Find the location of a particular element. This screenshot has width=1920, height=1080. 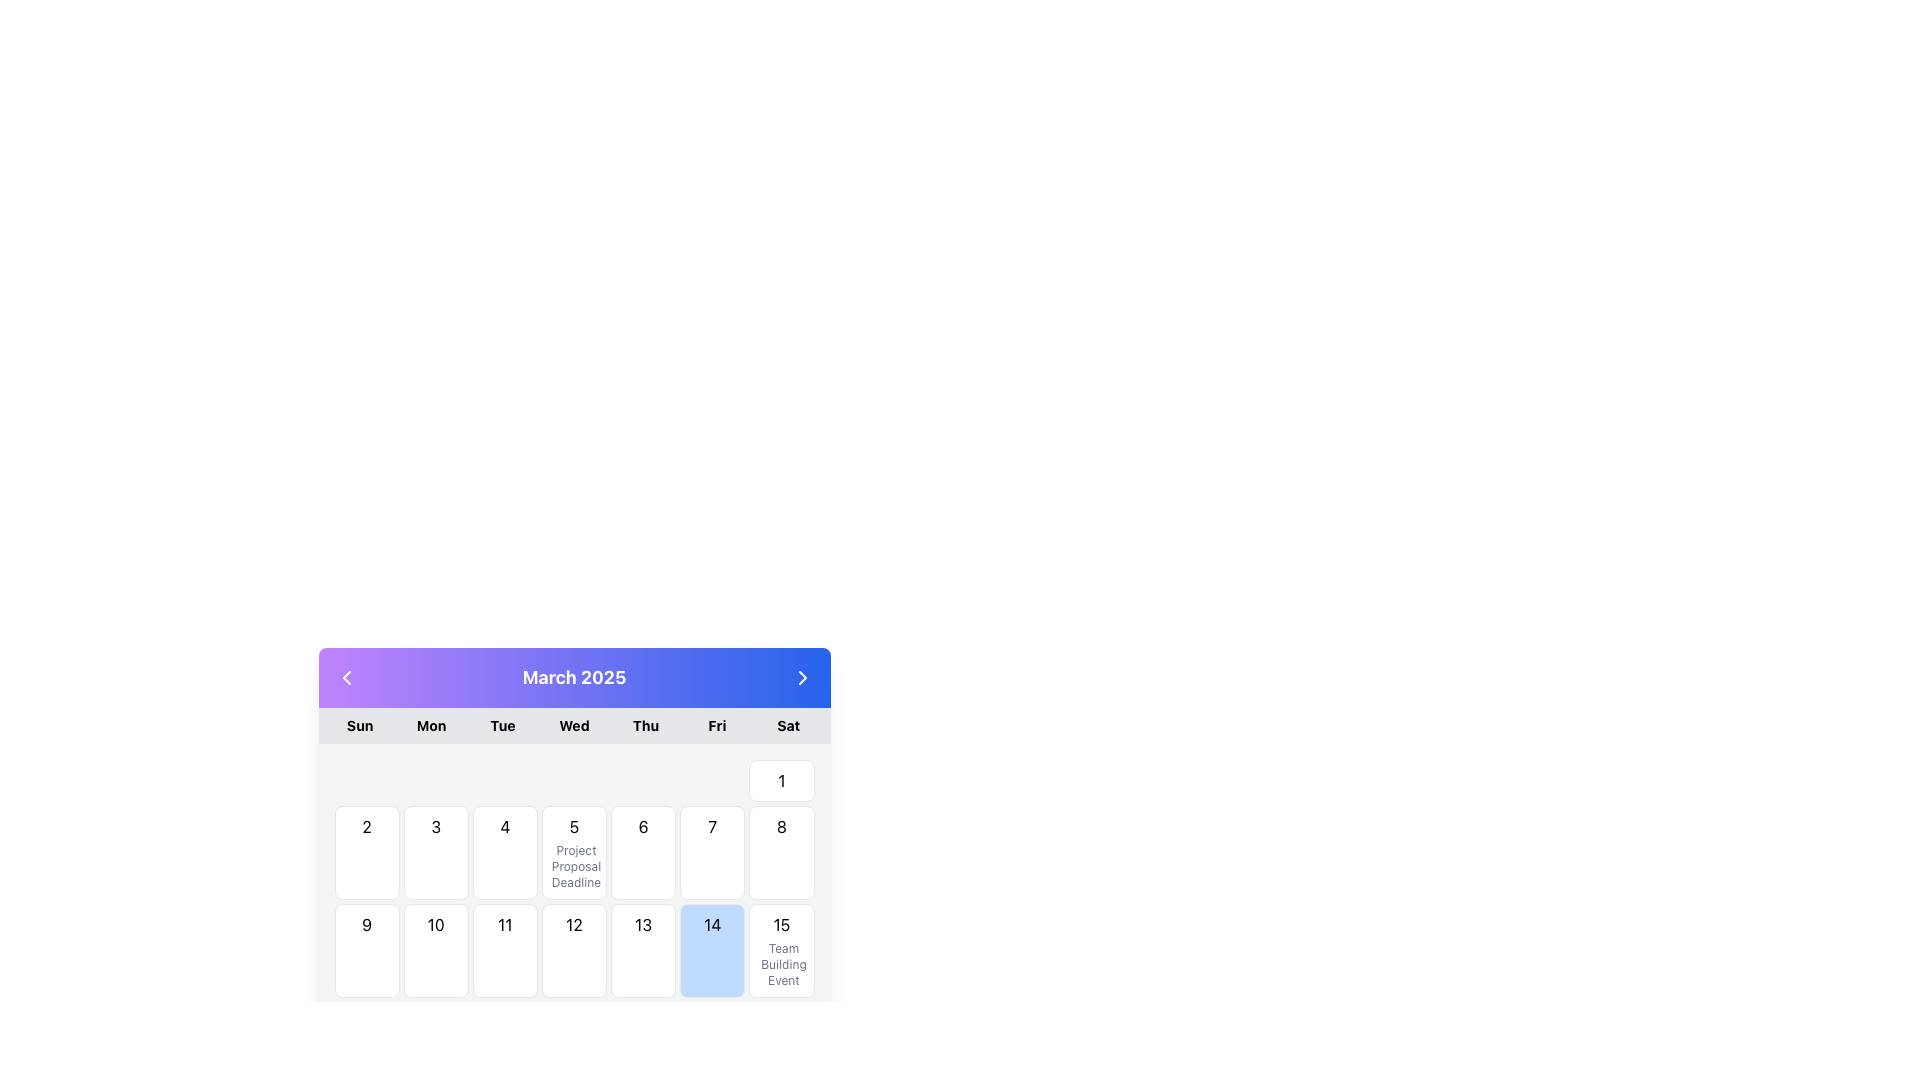

the button labeled '1' in the calendar grid is located at coordinates (781, 779).